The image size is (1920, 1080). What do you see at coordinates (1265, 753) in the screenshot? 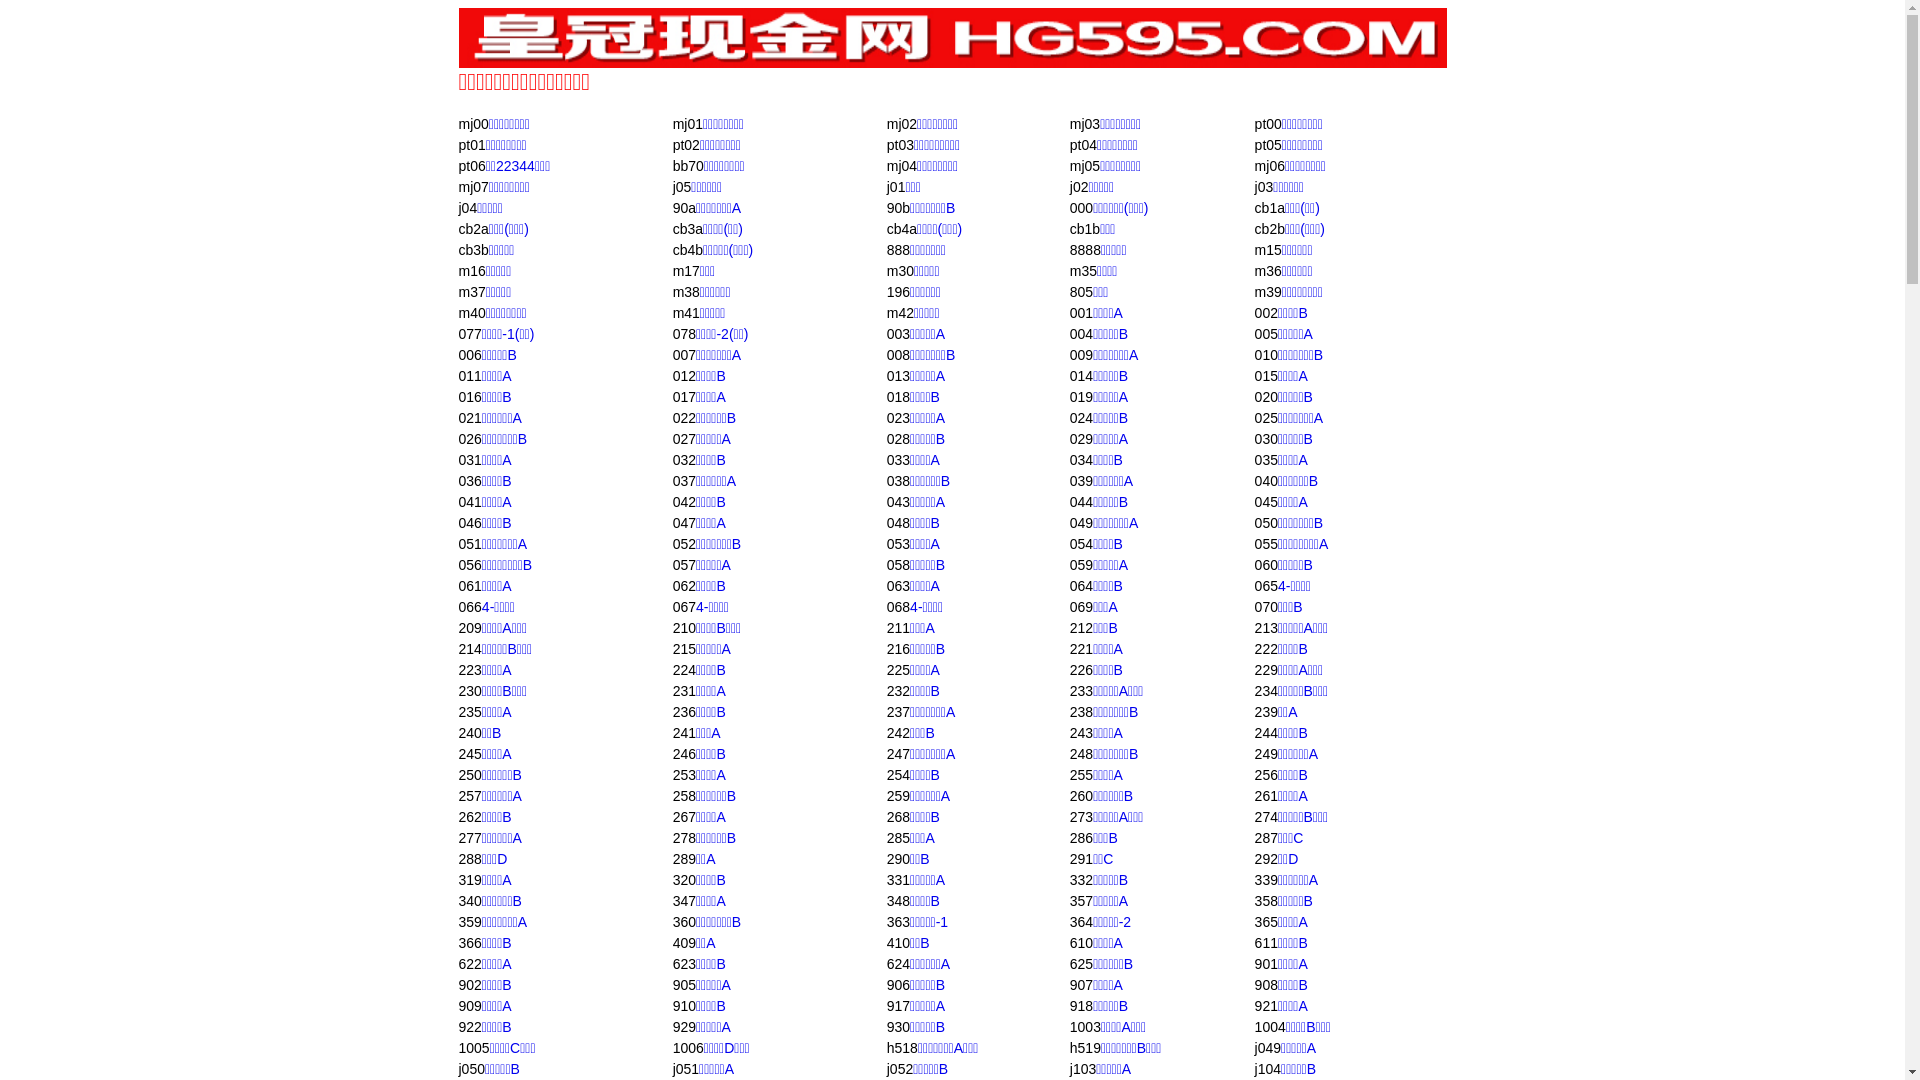
I see `'249'` at bounding box center [1265, 753].